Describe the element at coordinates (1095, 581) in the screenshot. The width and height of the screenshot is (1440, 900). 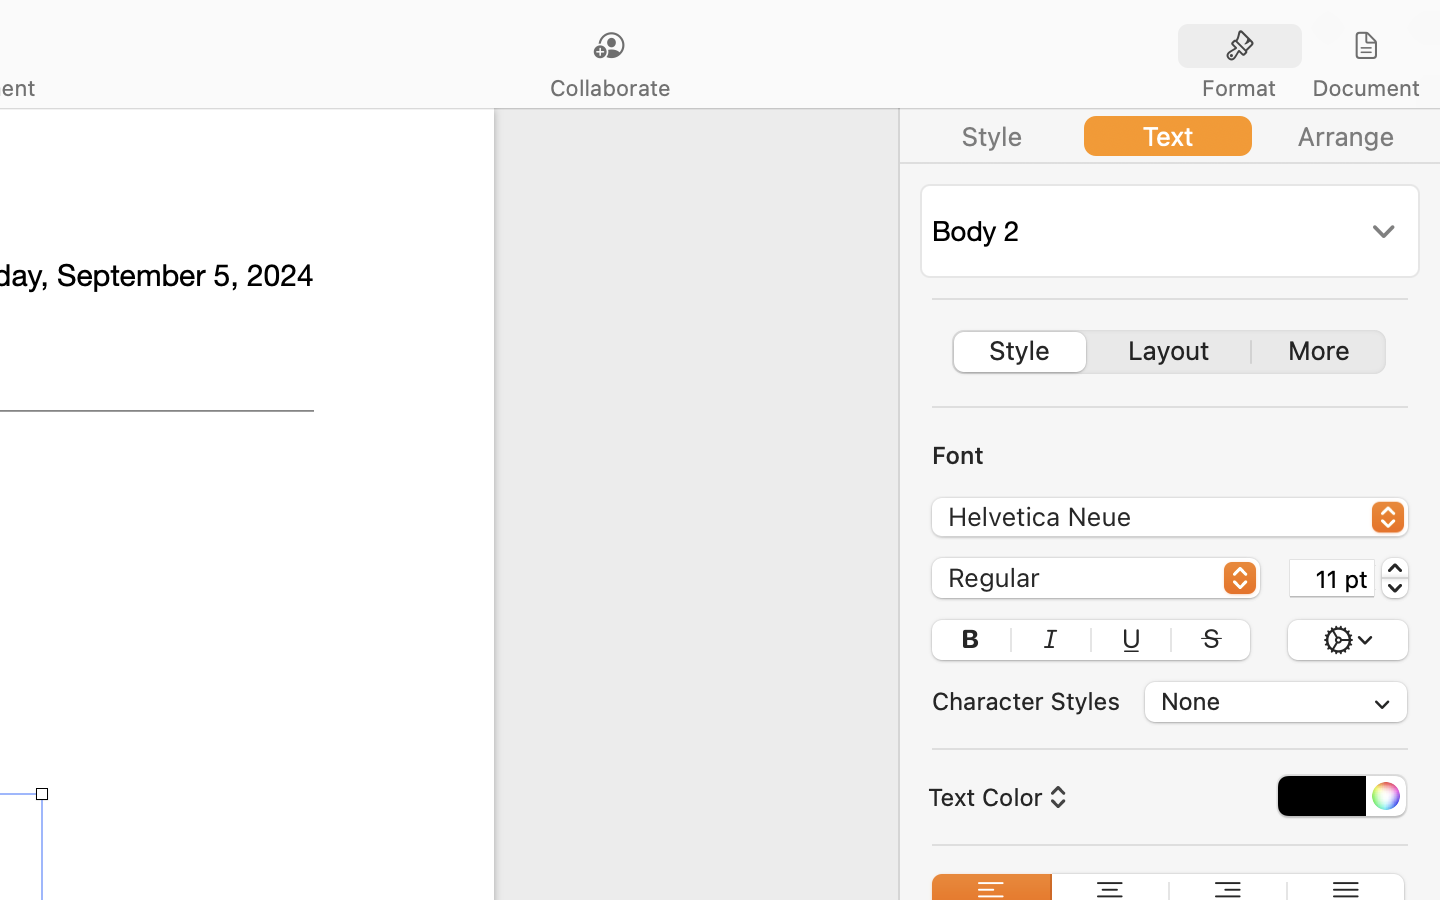
I see `'Regular'` at that location.